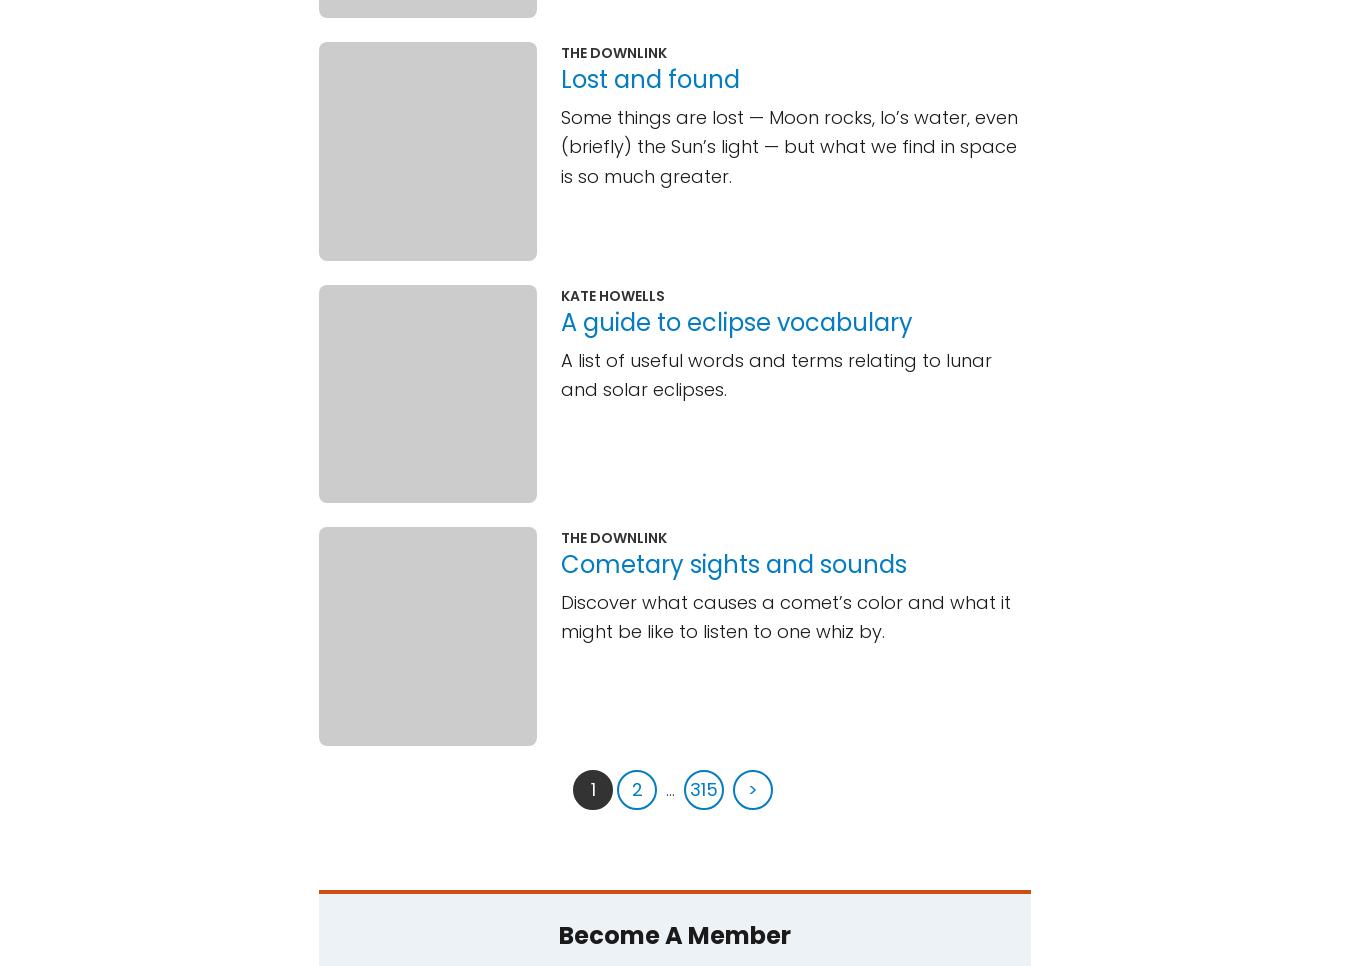 This screenshot has height=966, width=1350. Describe the element at coordinates (675, 934) in the screenshot. I see `'Become A Member'` at that location.